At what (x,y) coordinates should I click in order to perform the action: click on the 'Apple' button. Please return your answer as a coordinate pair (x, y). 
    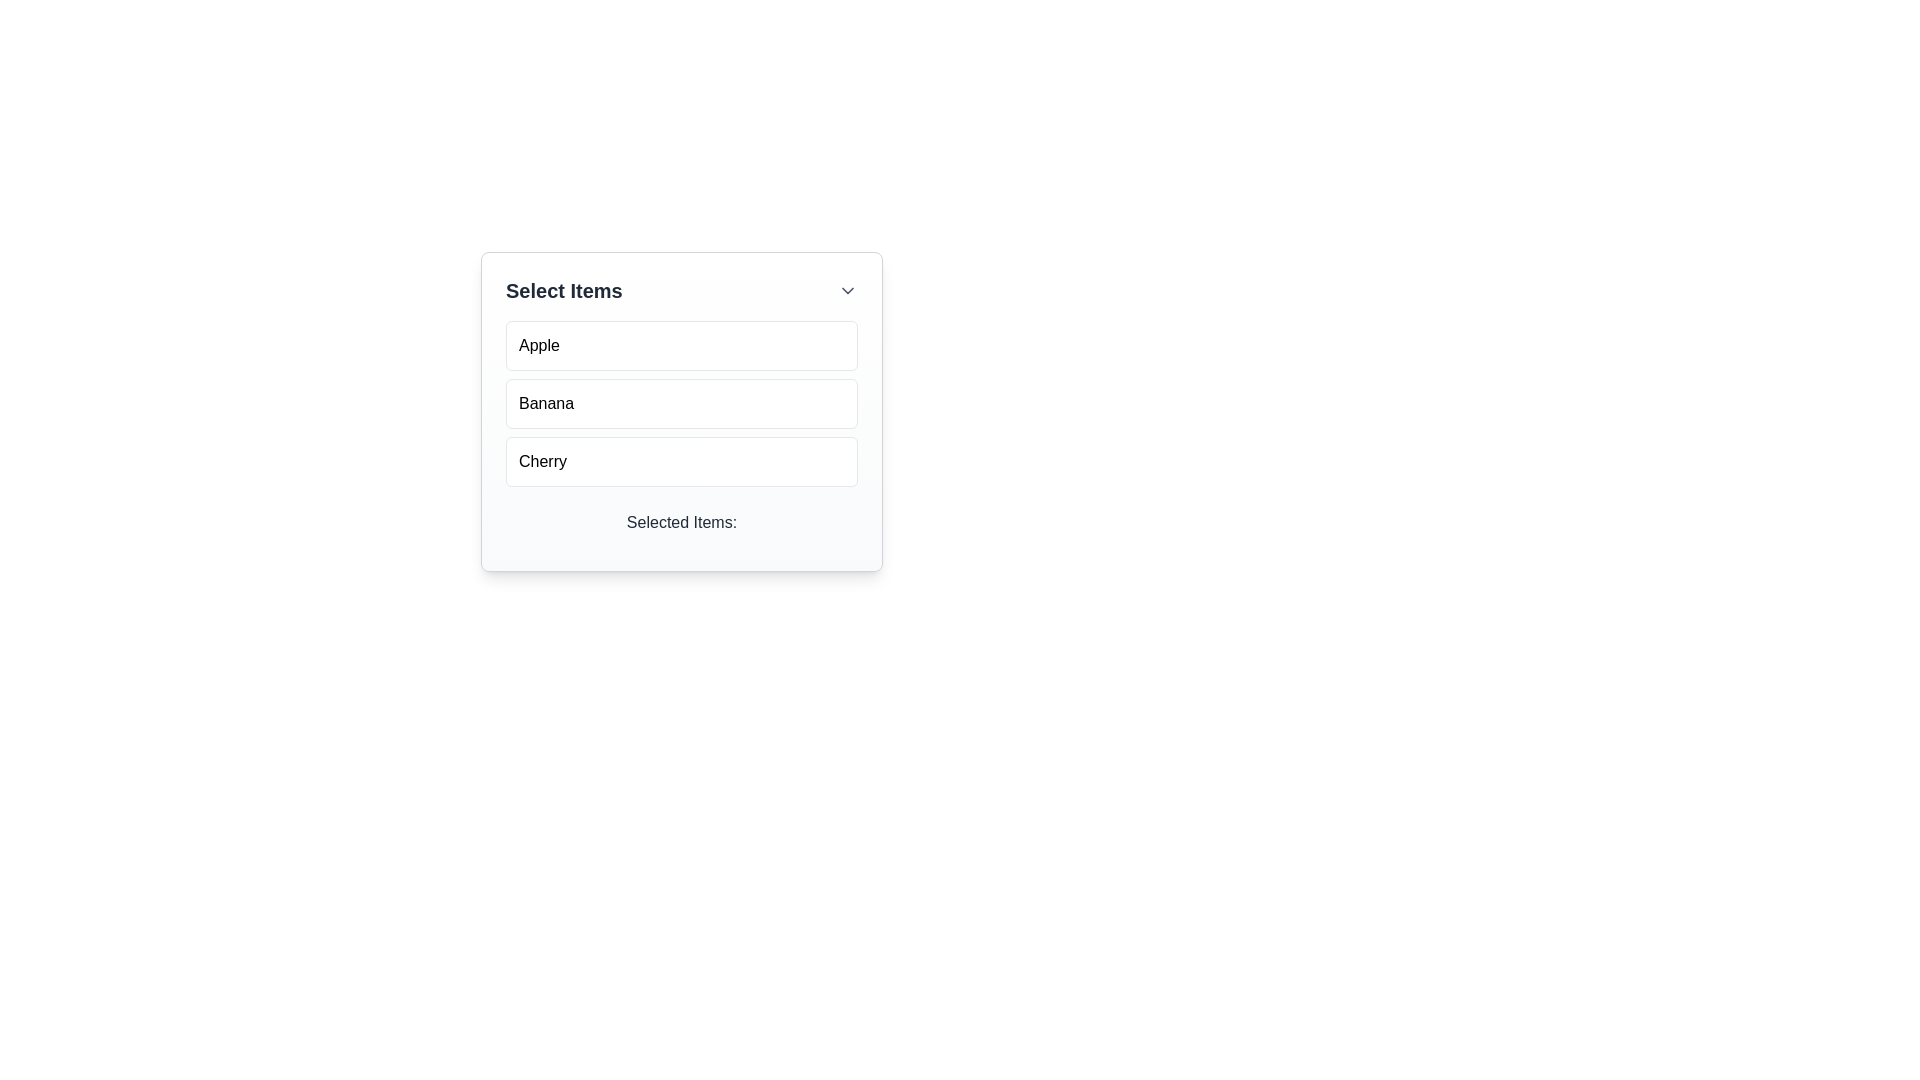
    Looking at the image, I should click on (681, 345).